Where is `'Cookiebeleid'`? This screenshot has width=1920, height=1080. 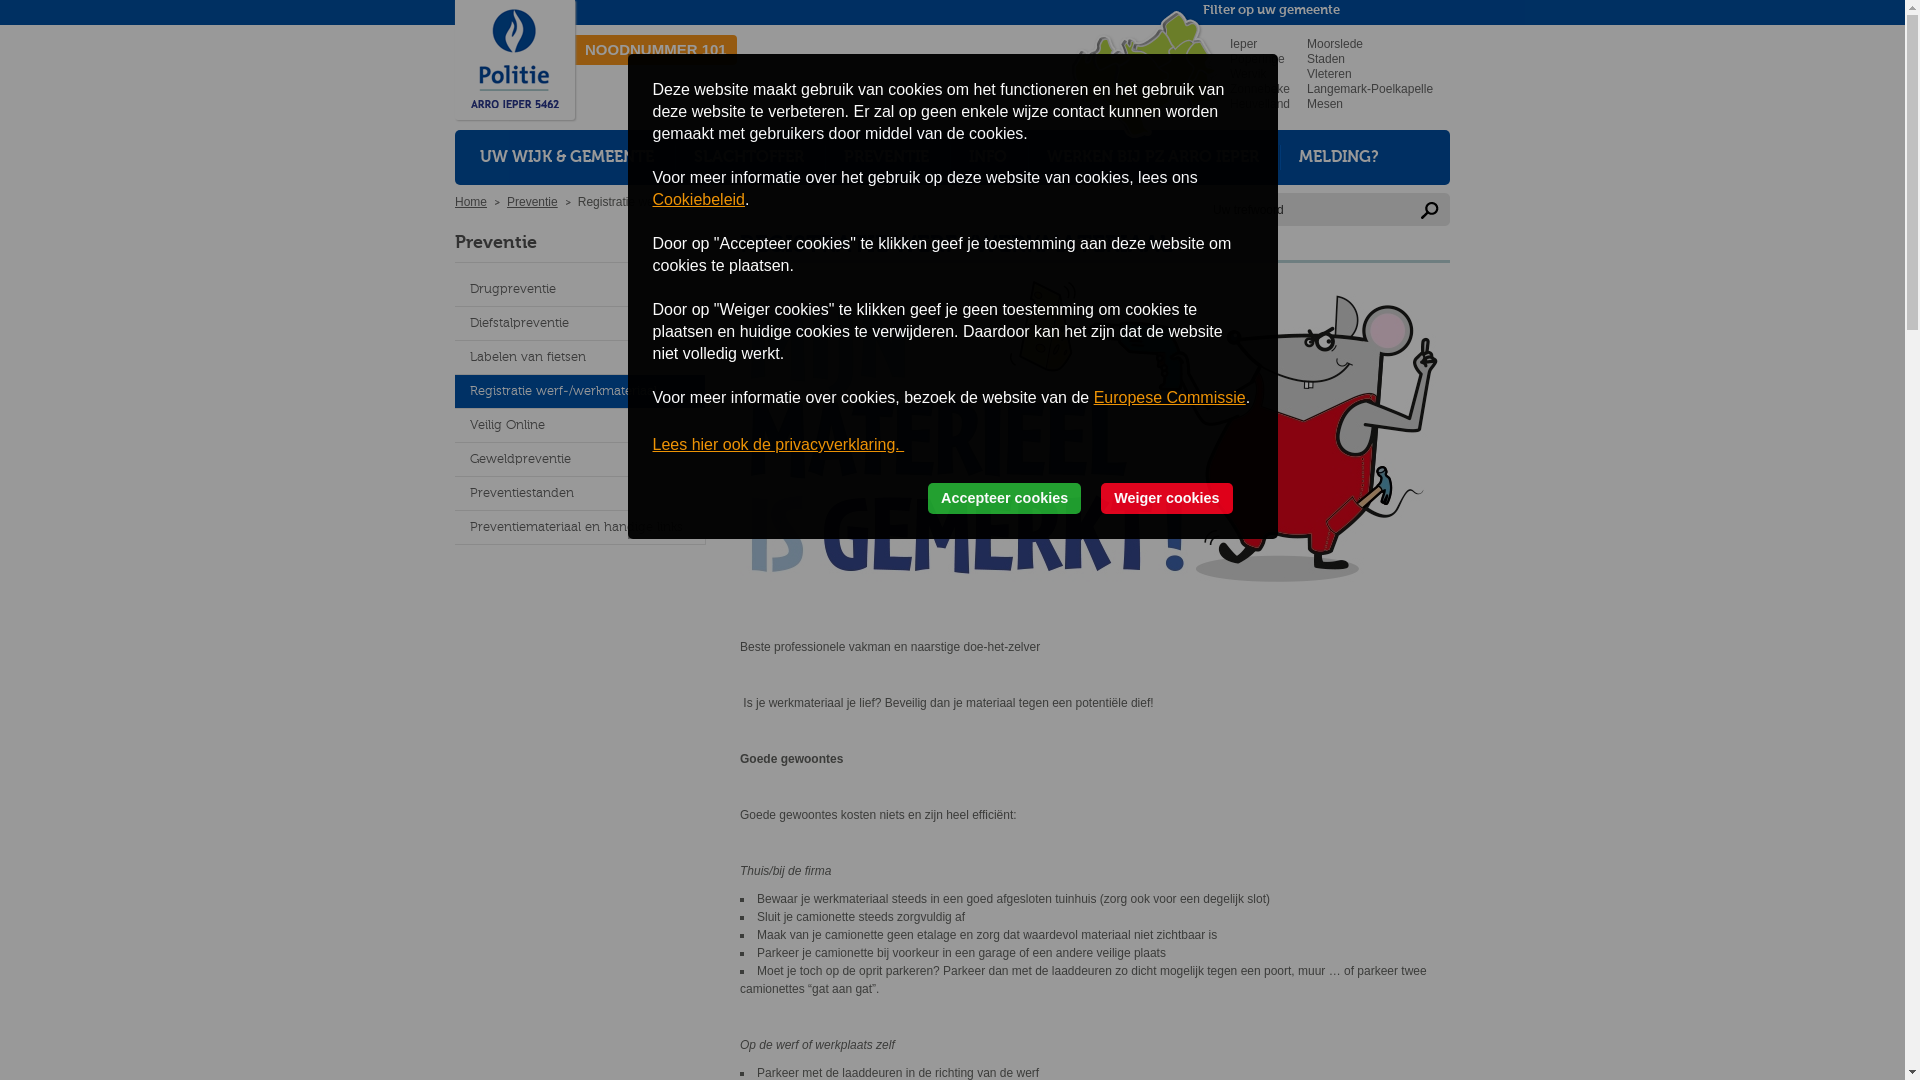 'Cookiebeleid' is located at coordinates (698, 199).